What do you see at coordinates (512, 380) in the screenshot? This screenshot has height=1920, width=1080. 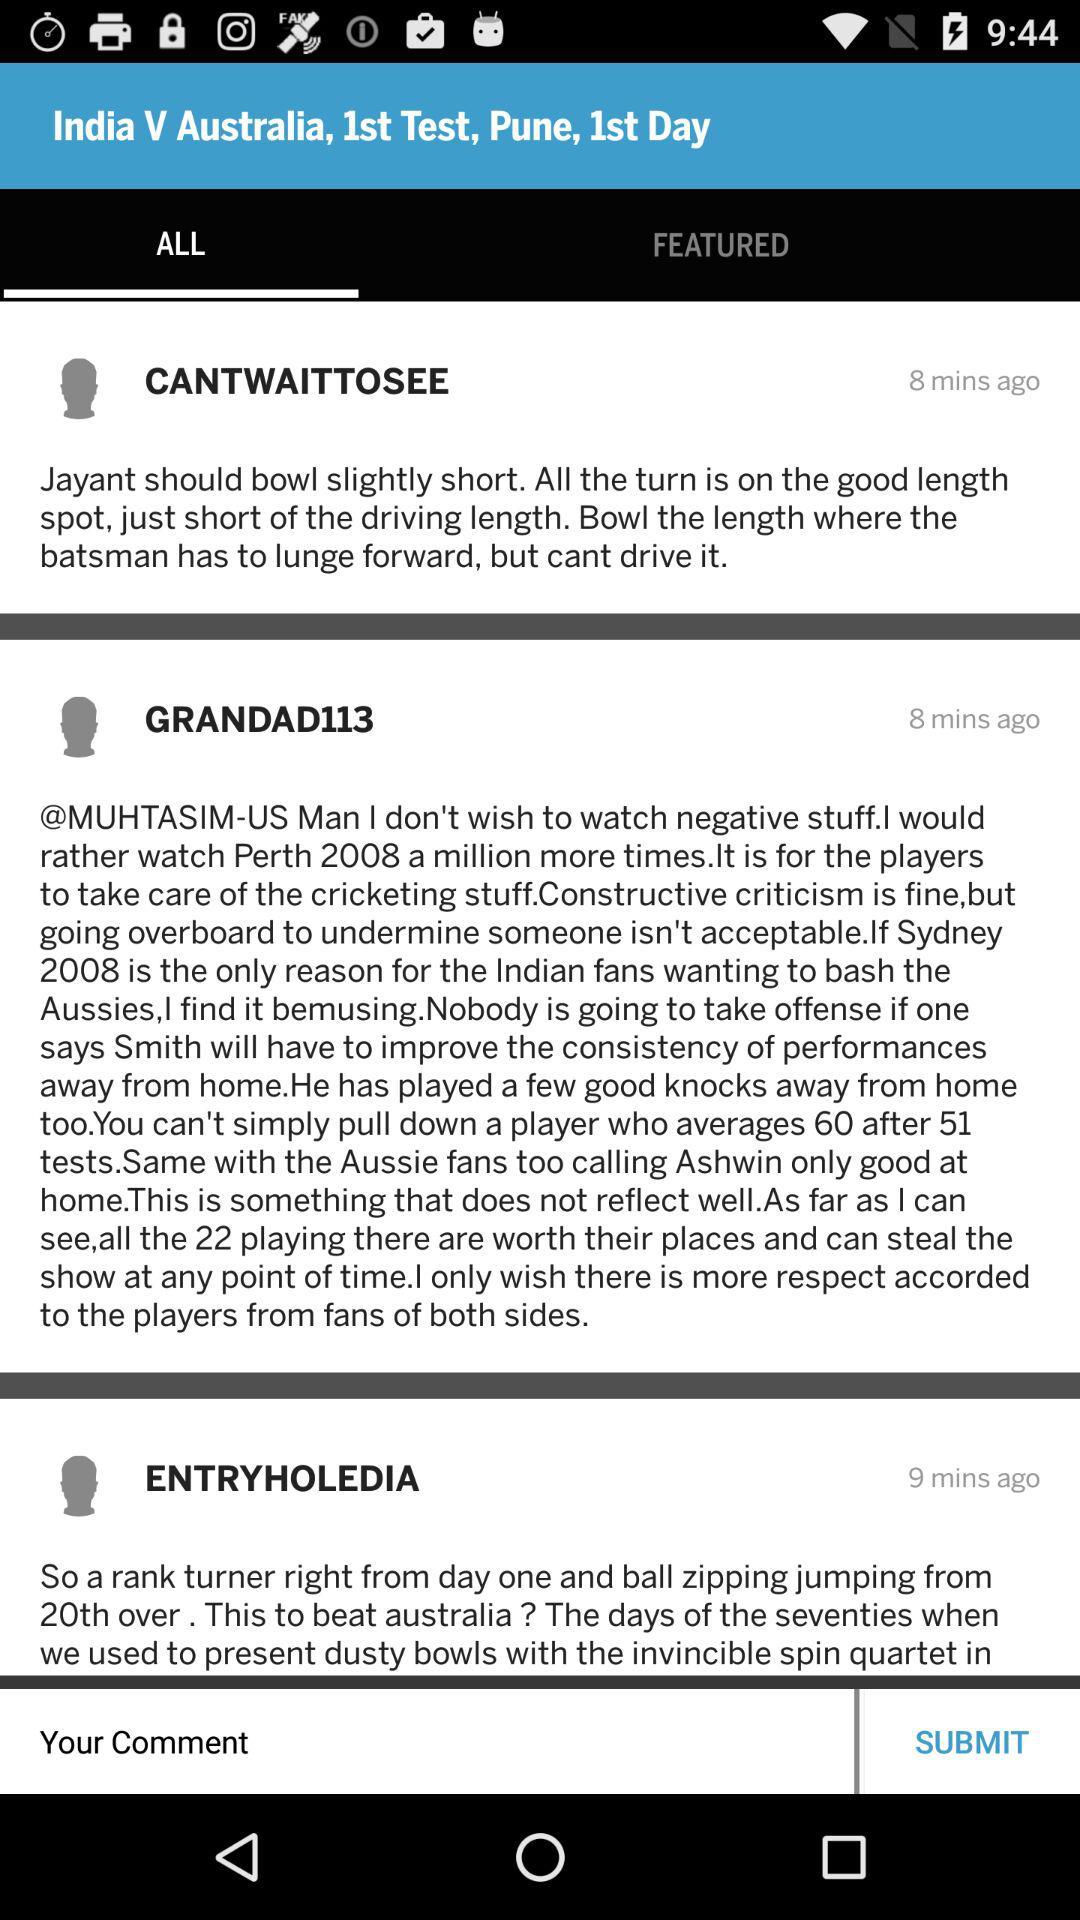 I see `the item above the jayant should bowl item` at bounding box center [512, 380].